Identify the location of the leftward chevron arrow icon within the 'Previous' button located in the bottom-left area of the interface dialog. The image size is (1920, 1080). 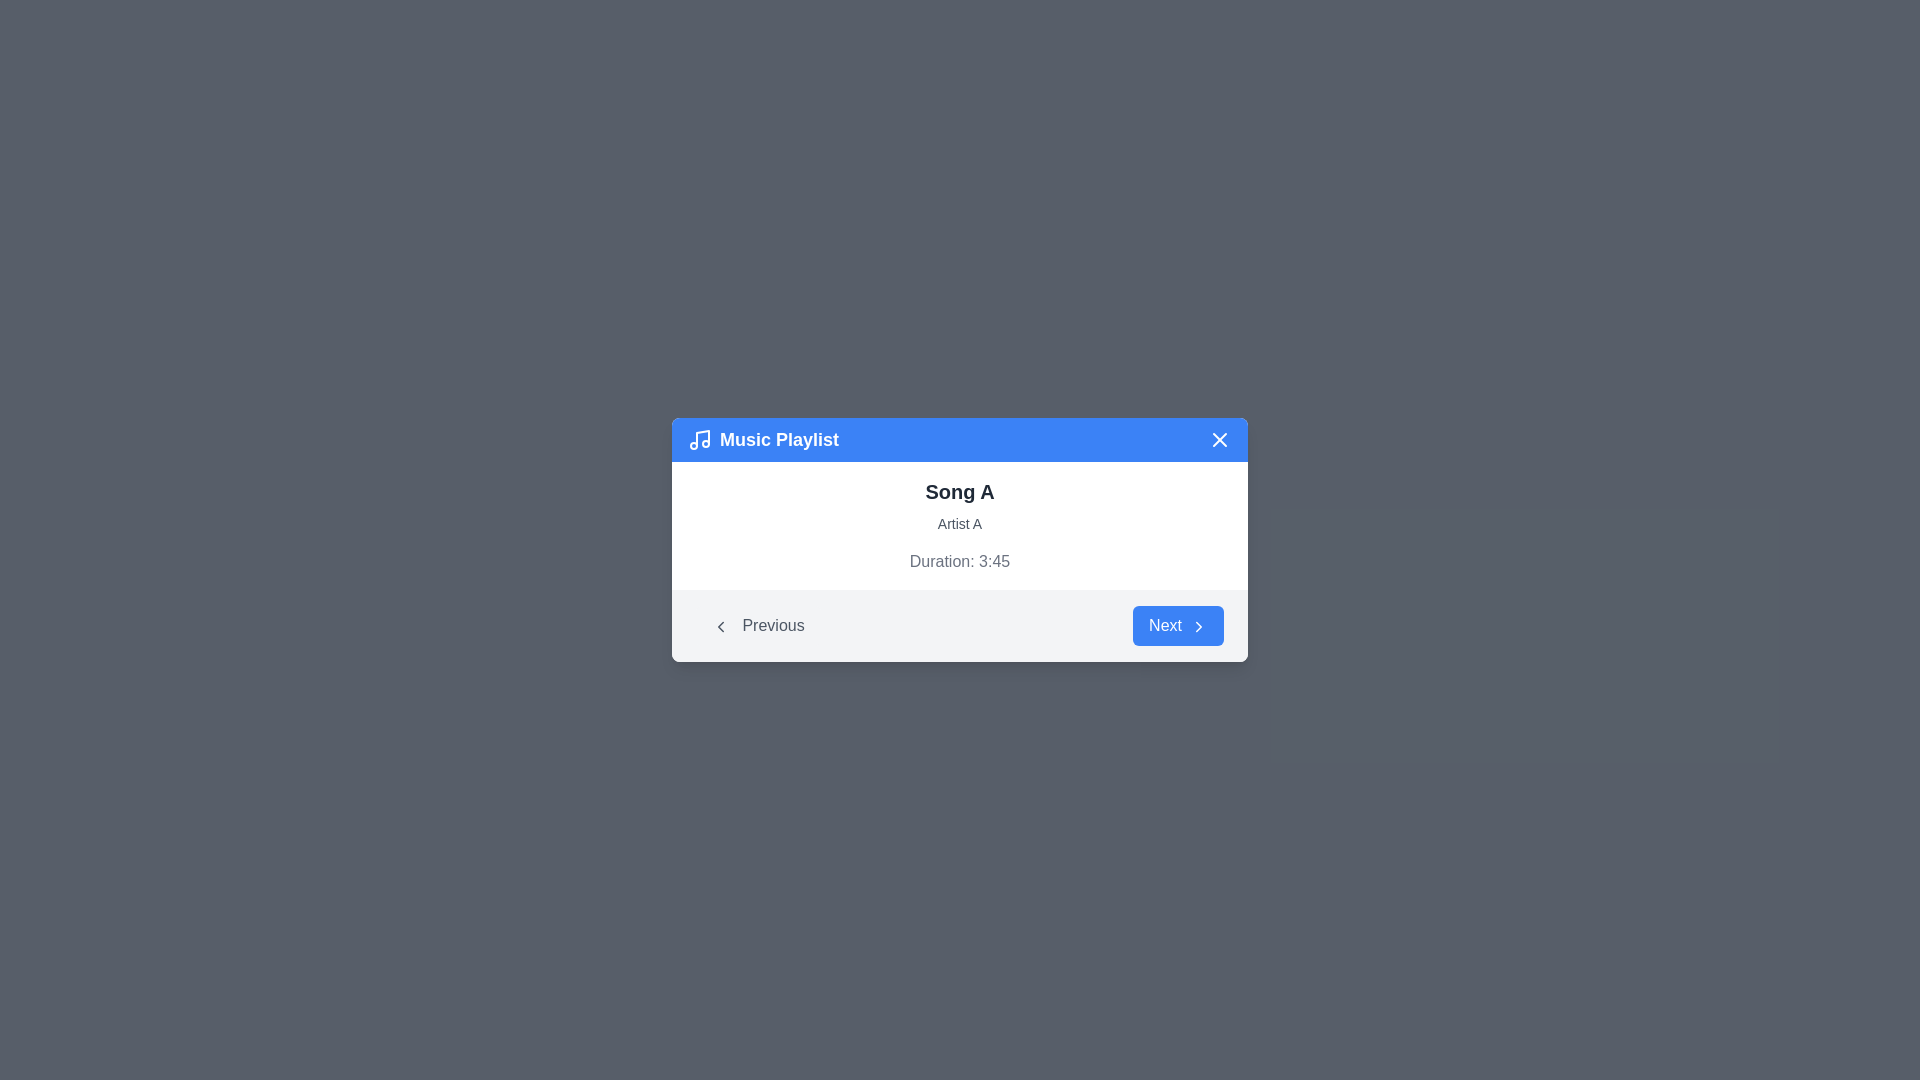
(720, 624).